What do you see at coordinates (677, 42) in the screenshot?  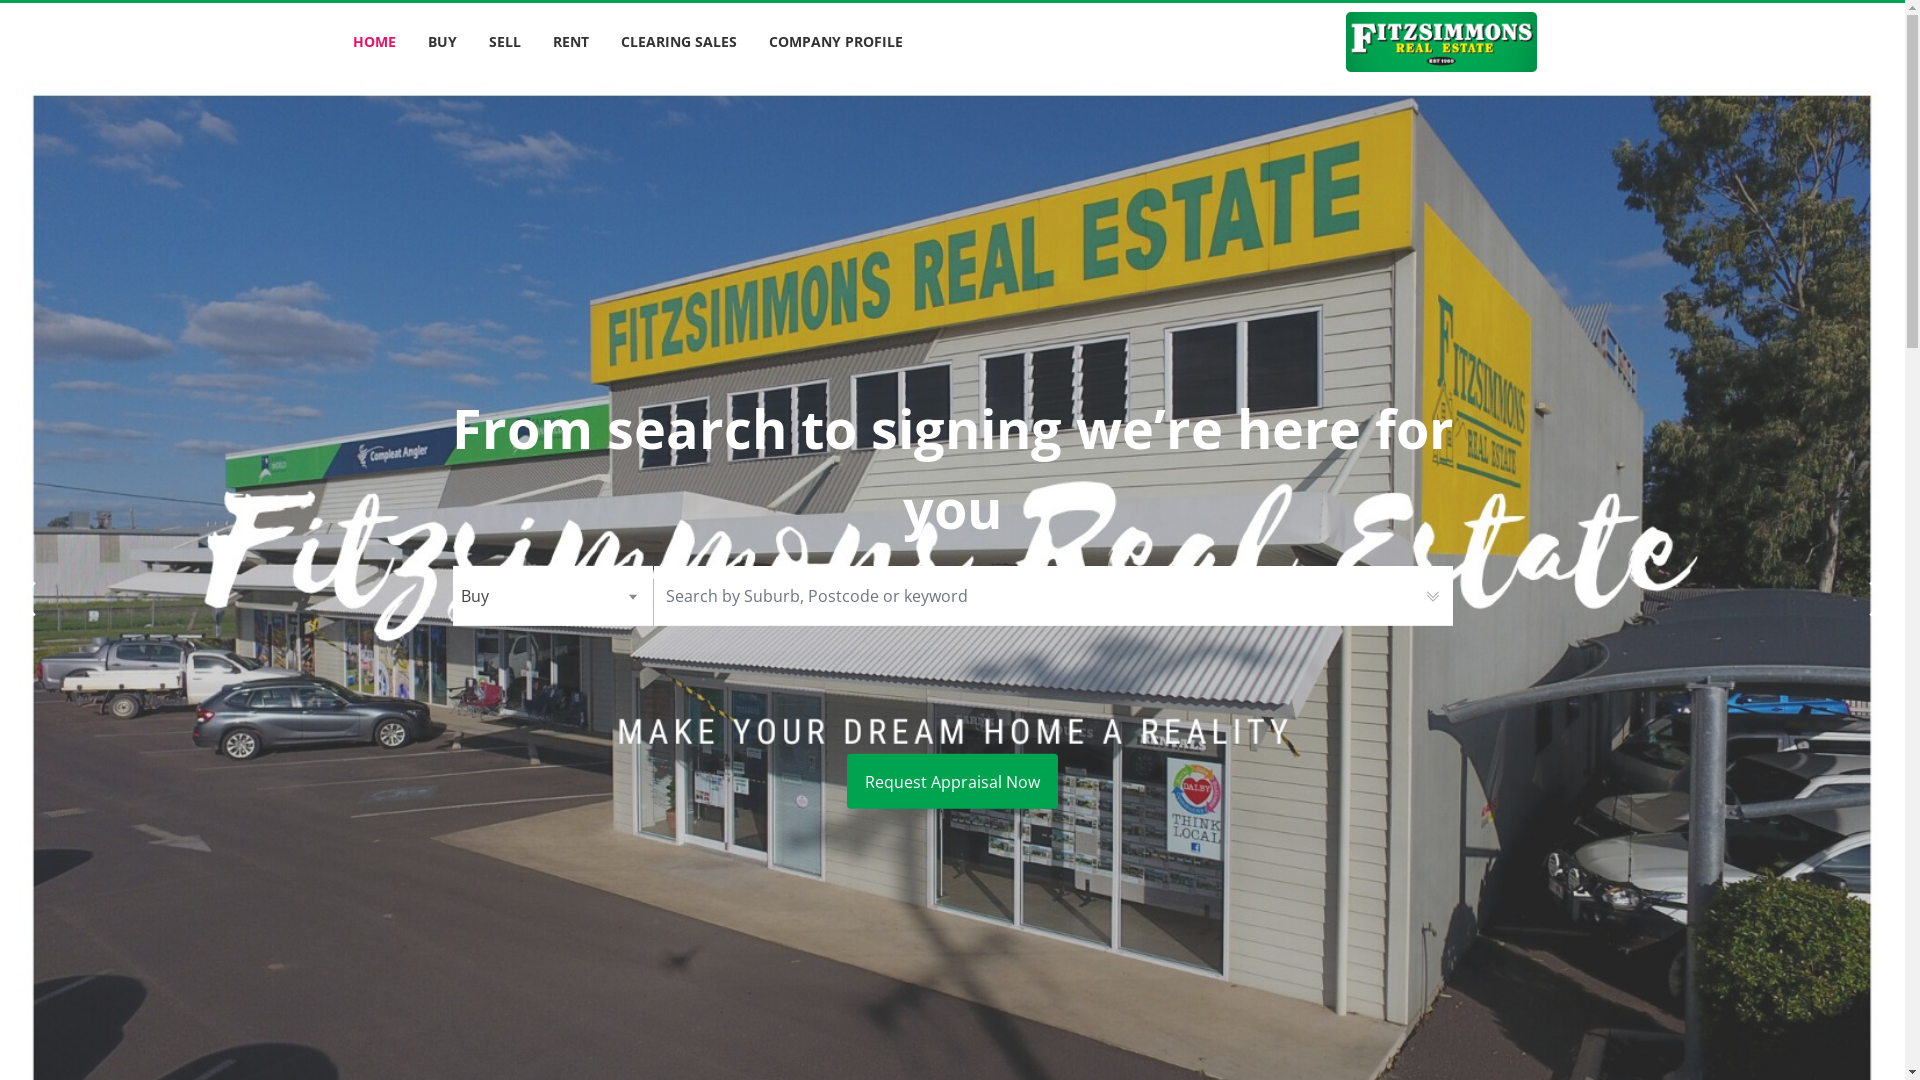 I see `'CLEARING SALES'` at bounding box center [677, 42].